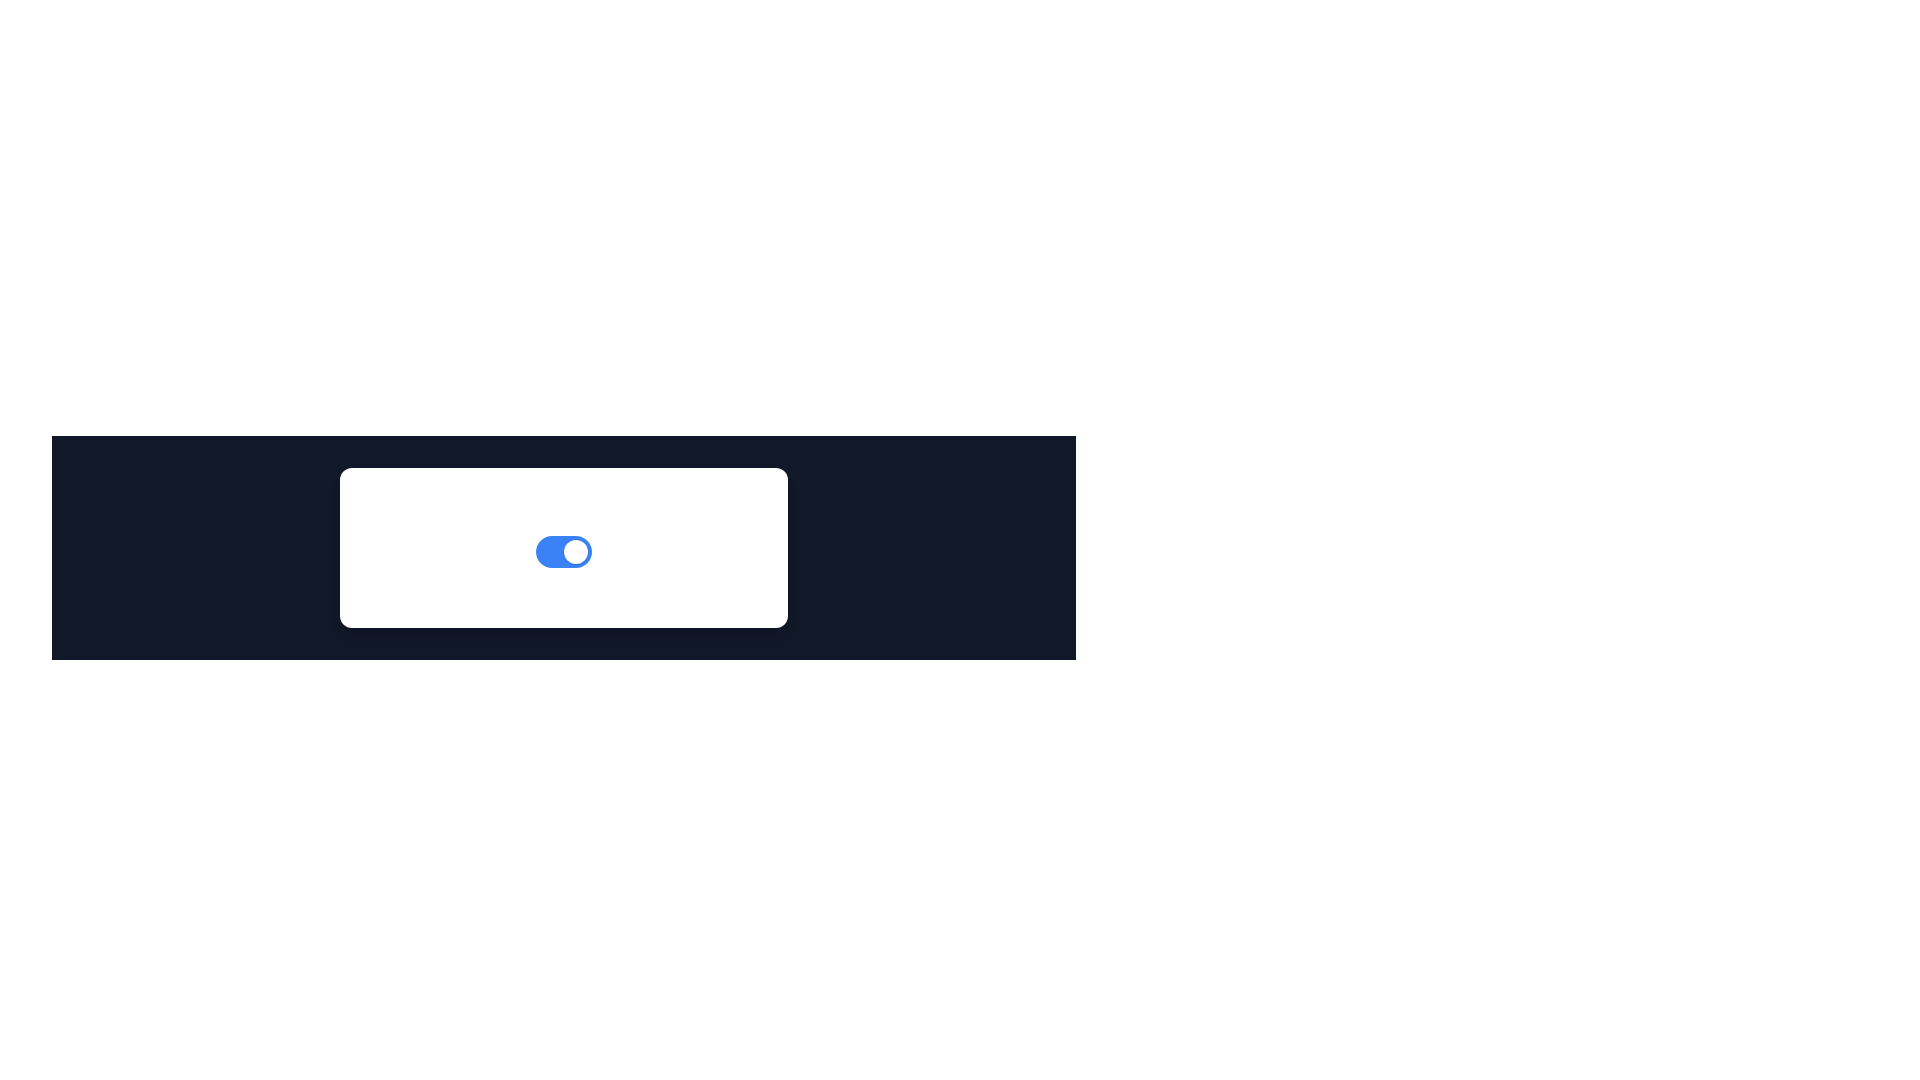  What do you see at coordinates (575, 551) in the screenshot?
I see `the small white circular toggle handle, which is visually centered within the blue background and indicates an 'on' state` at bounding box center [575, 551].